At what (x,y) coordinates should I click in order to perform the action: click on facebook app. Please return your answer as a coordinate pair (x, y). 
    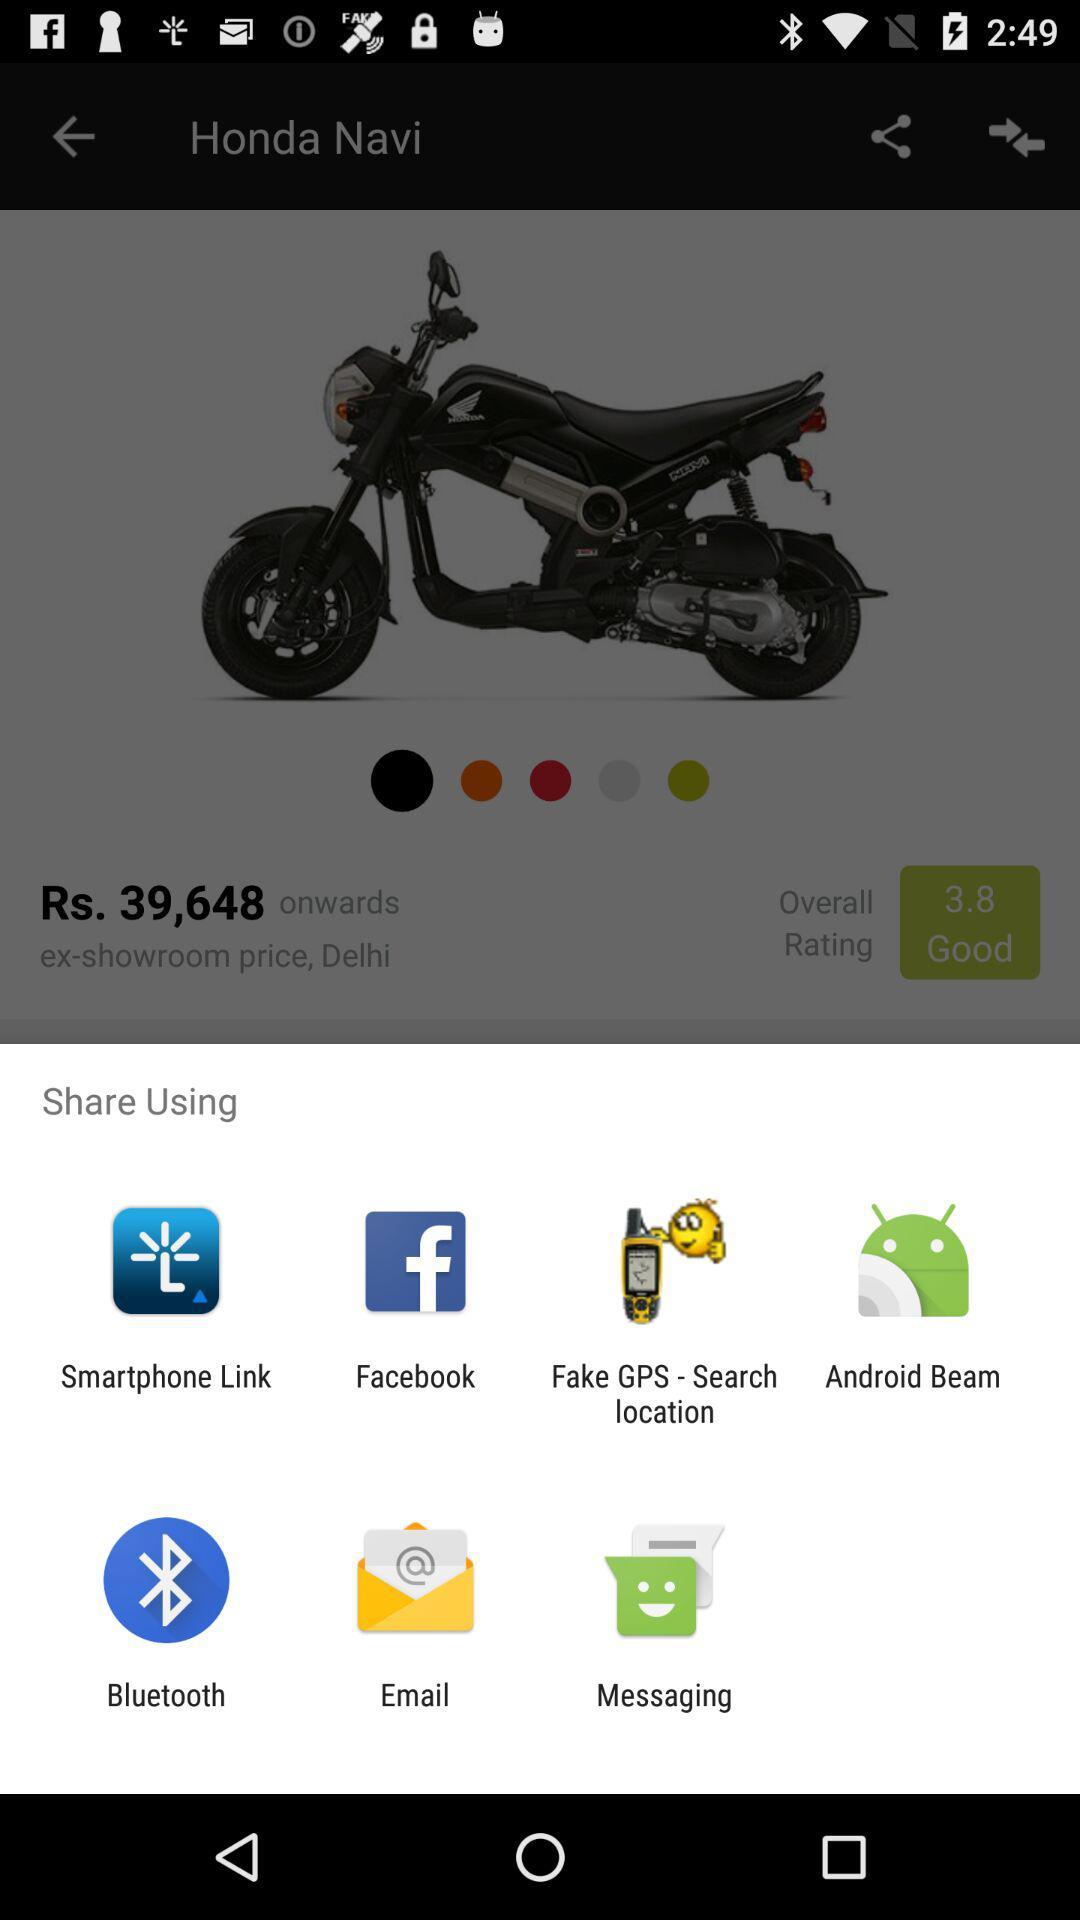
    Looking at the image, I should click on (414, 1392).